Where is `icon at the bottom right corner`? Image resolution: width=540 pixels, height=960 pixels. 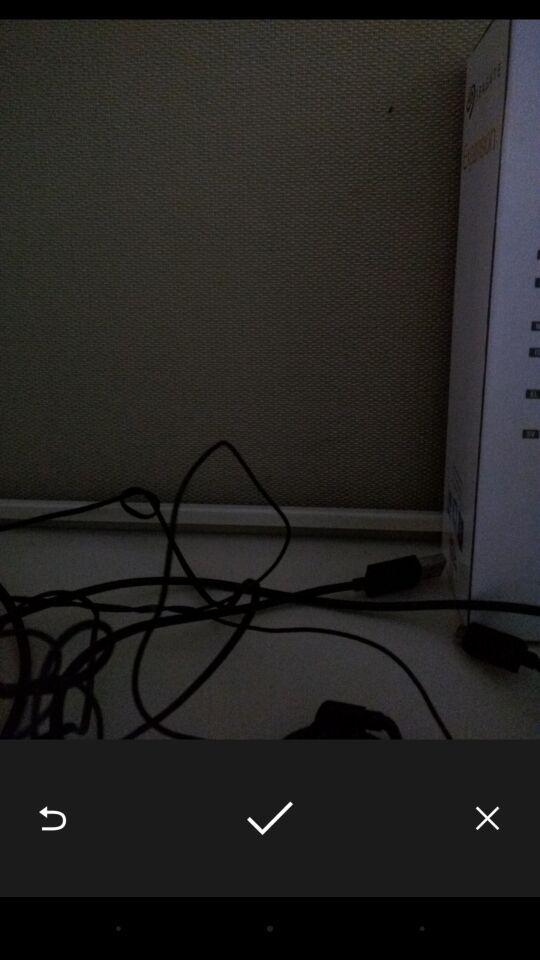
icon at the bottom right corner is located at coordinates (486, 818).